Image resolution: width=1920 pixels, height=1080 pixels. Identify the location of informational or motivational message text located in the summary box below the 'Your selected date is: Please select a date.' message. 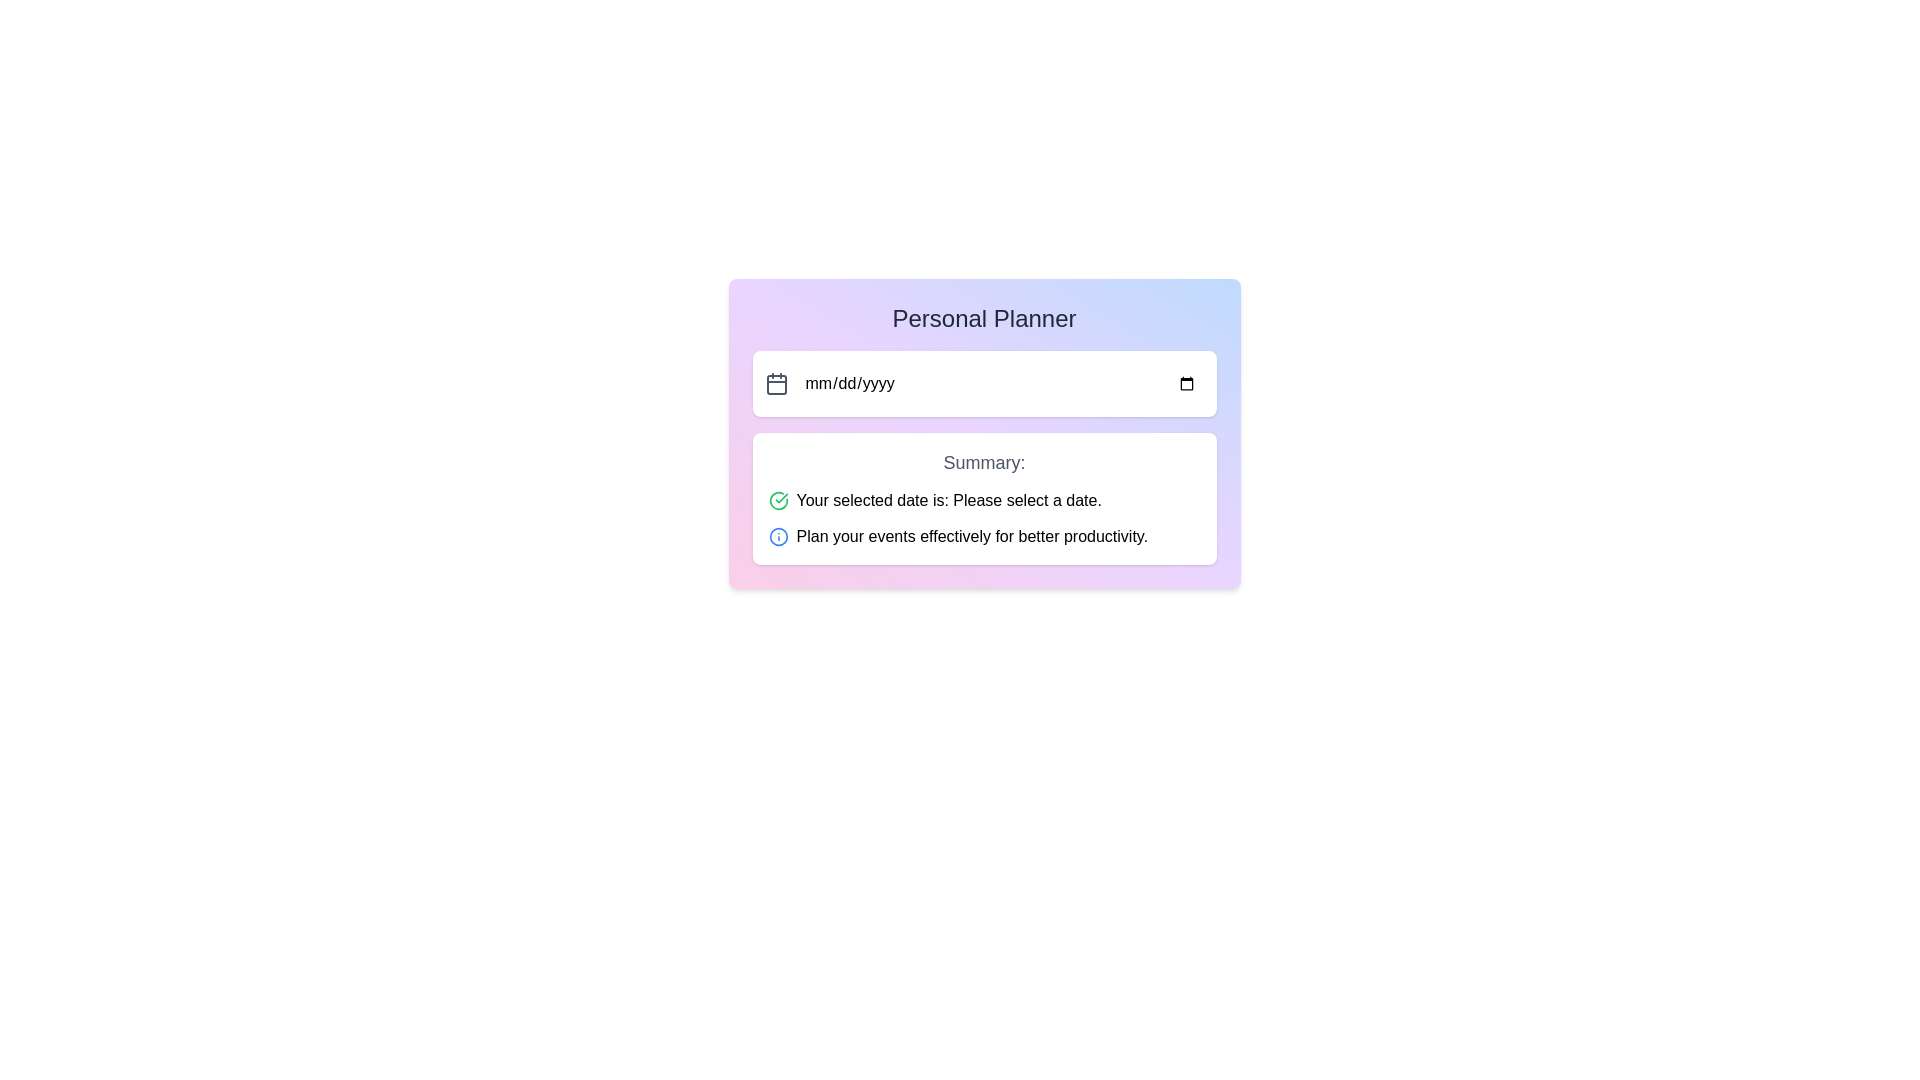
(984, 535).